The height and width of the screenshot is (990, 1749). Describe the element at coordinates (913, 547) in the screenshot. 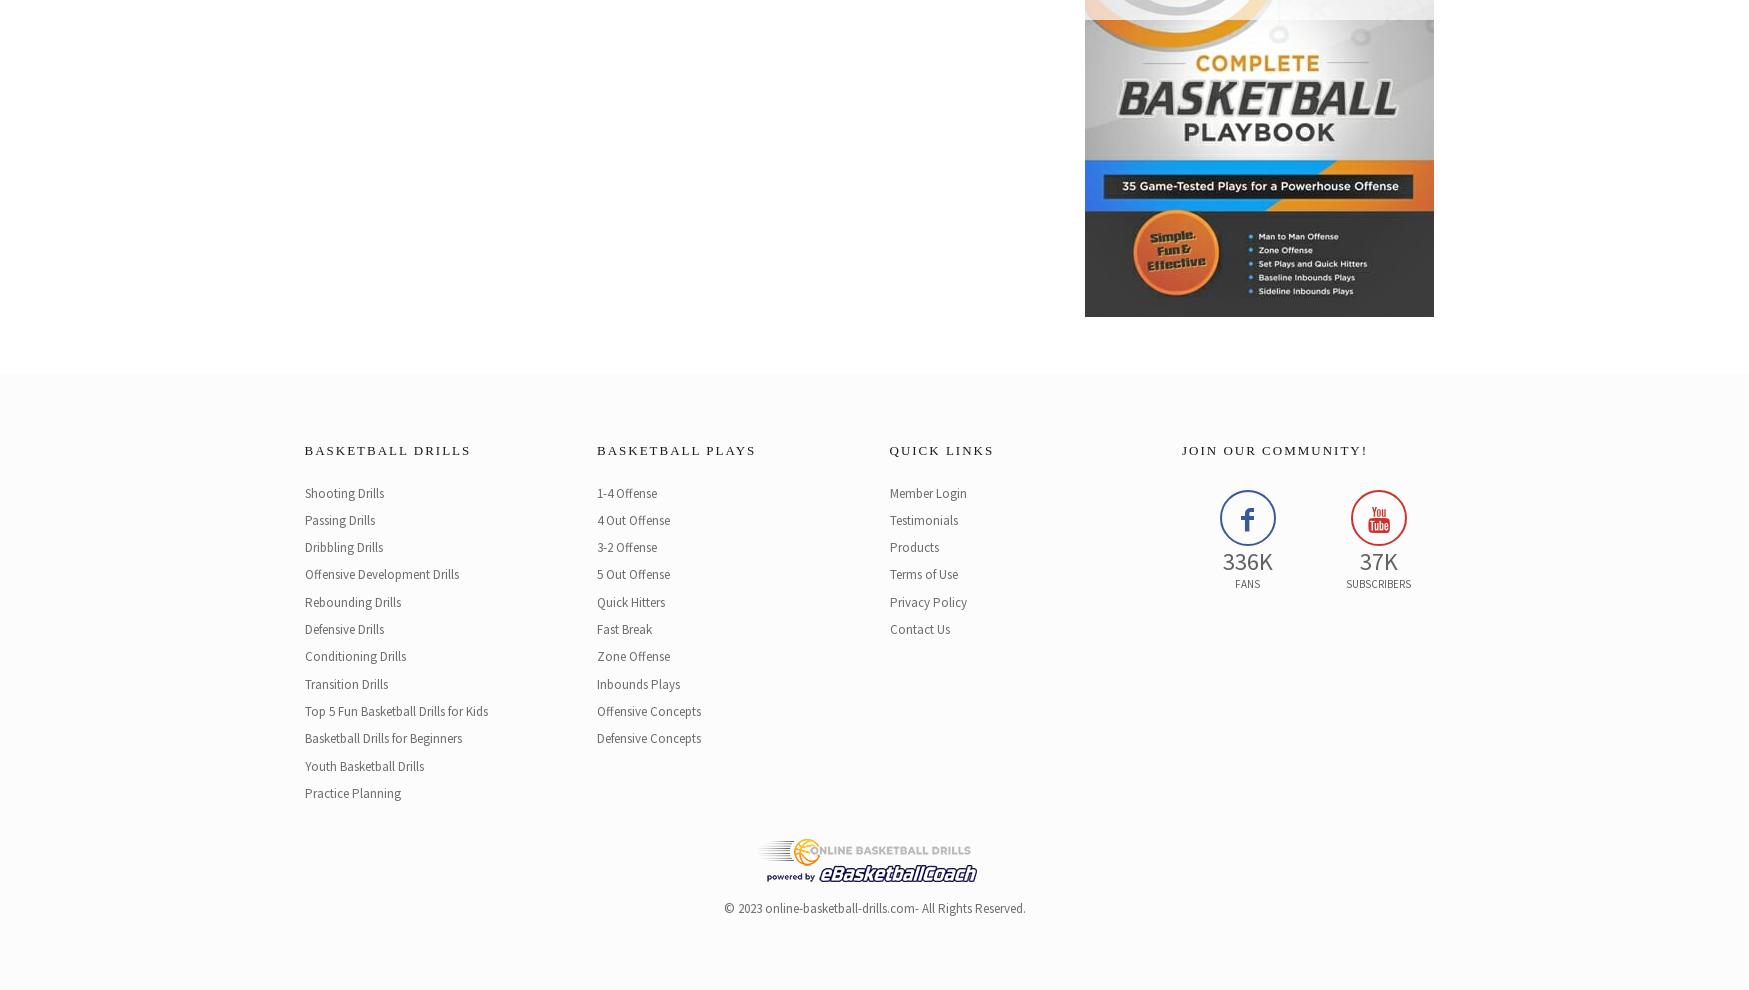

I see `'Products'` at that location.